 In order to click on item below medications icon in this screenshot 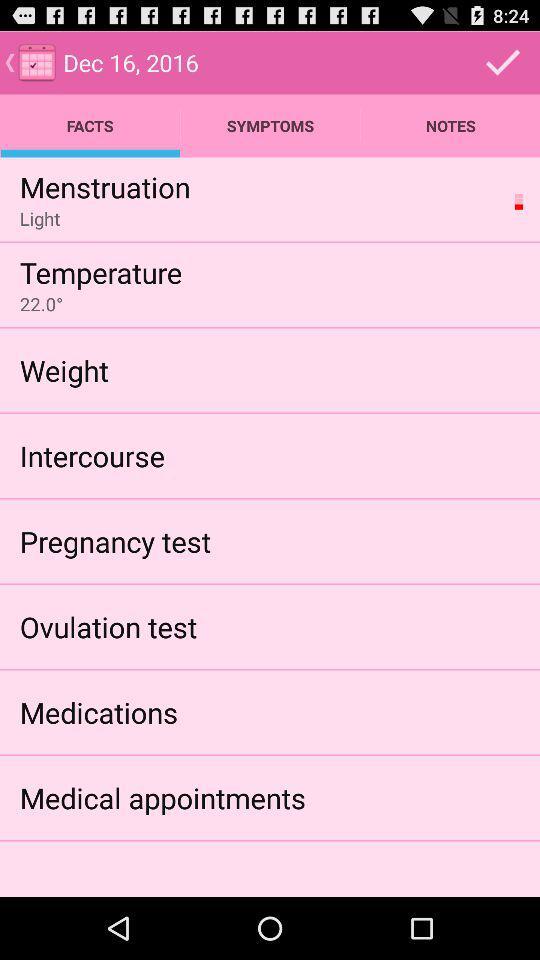, I will do `click(161, 797)`.